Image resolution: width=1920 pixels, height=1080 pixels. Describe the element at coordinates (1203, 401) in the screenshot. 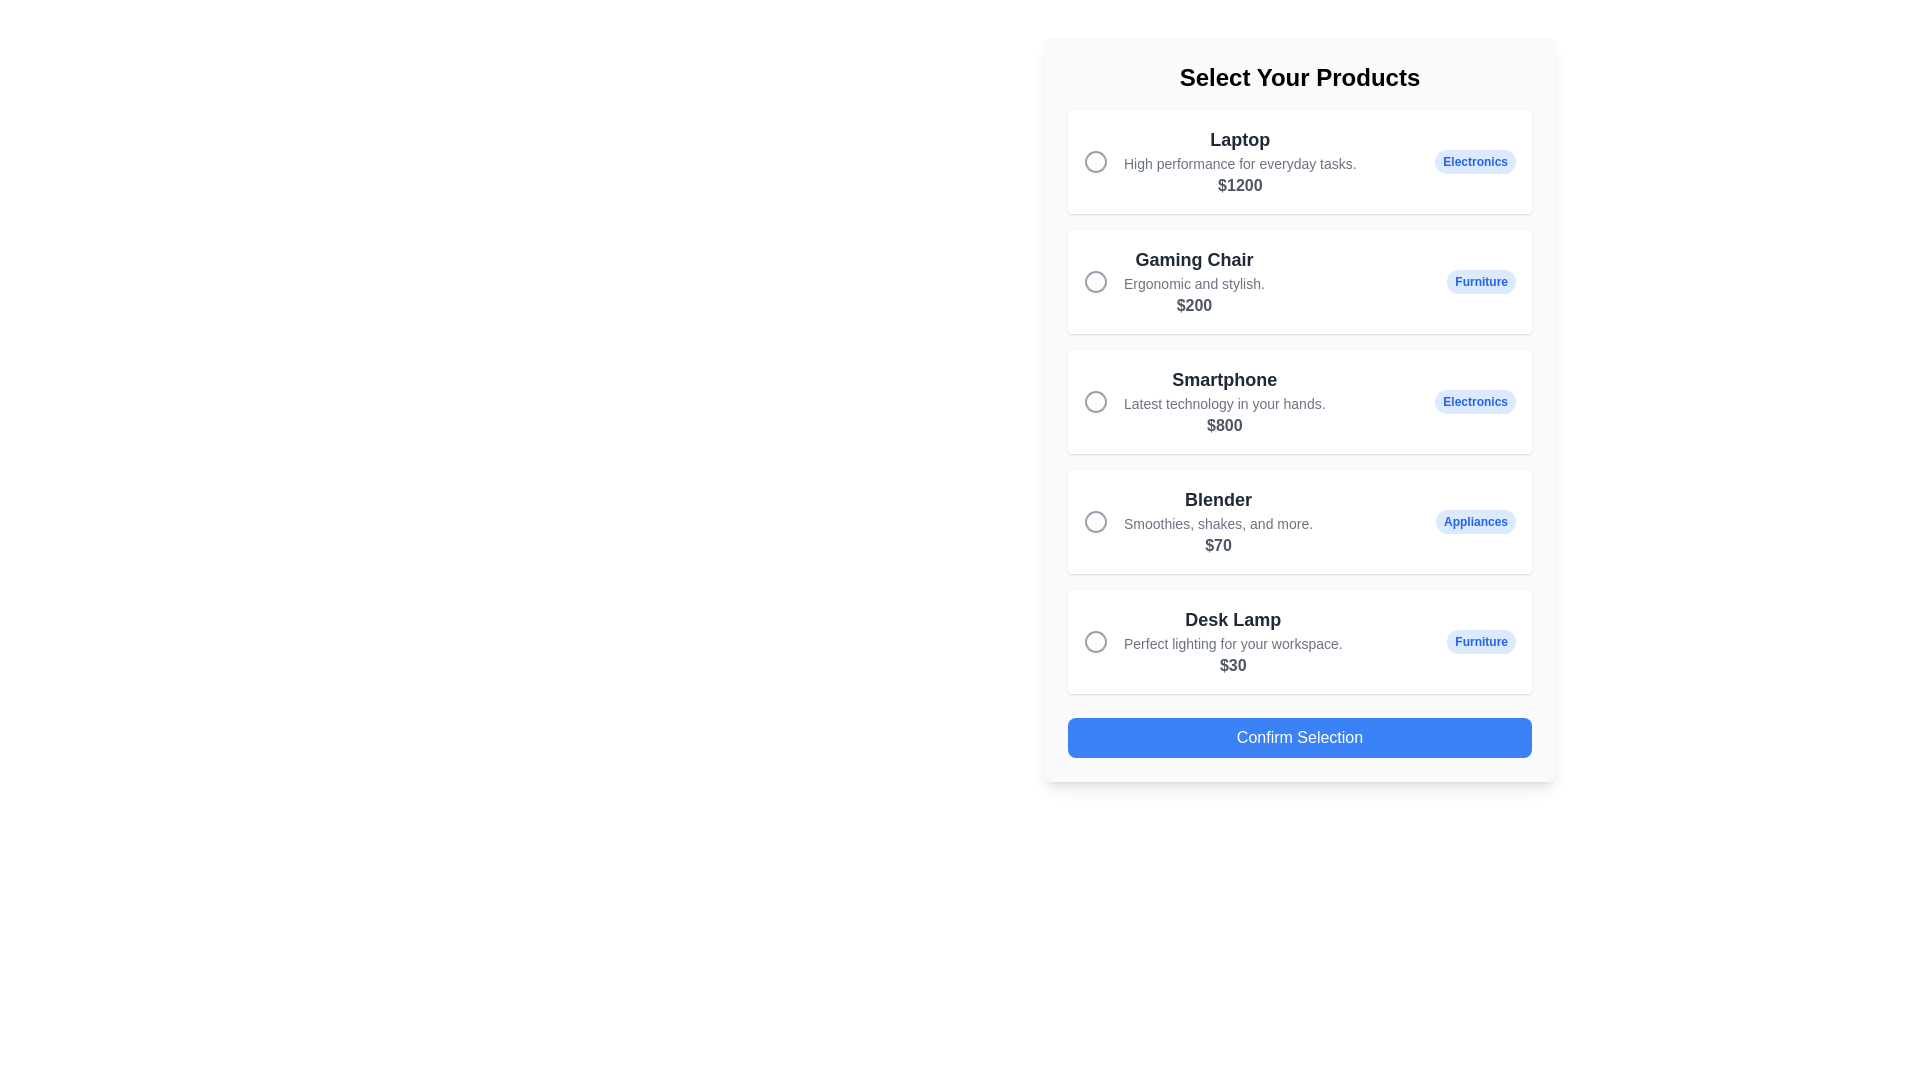

I see `the third data display row that shows detailed information about a product, located between 'Gaming Chair' and 'Blender'` at that location.